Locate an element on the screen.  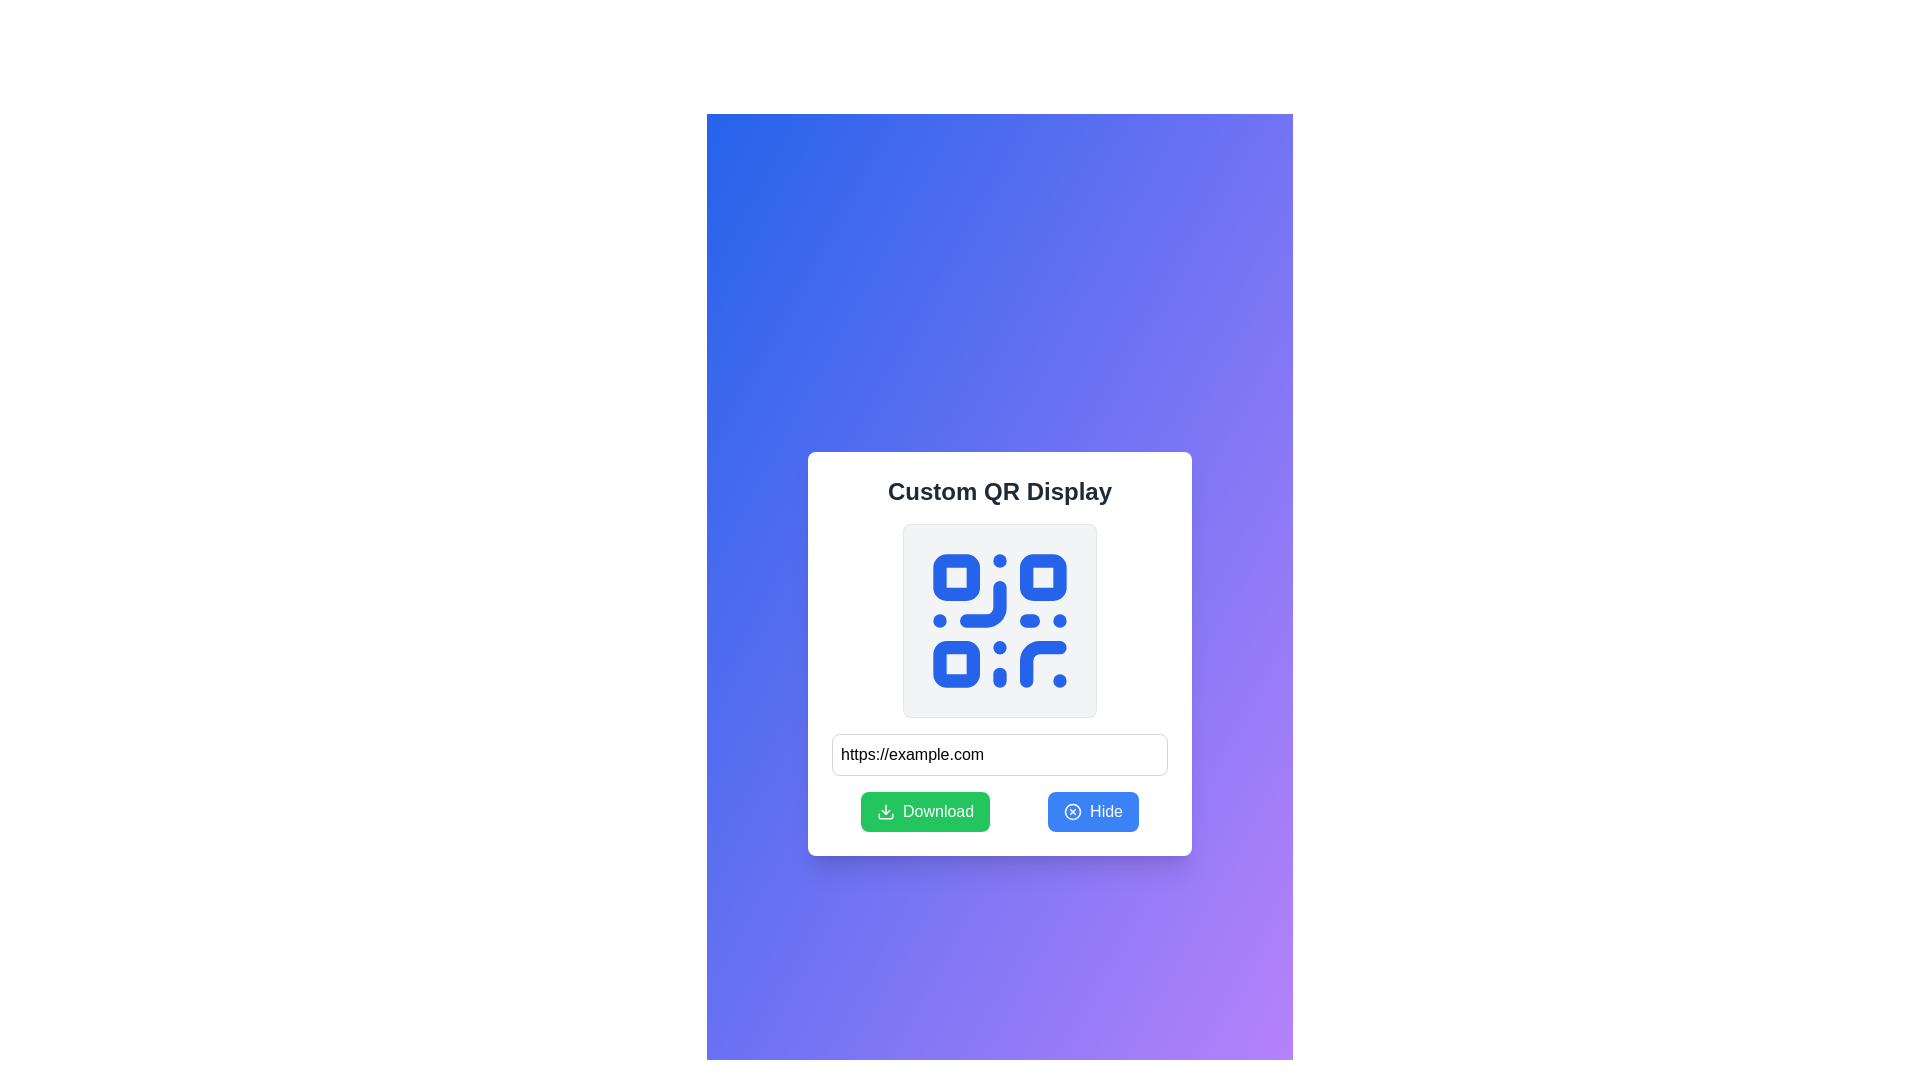
the small circular icon with an 'X' design inside the blue 'Hide' button is located at coordinates (1072, 812).